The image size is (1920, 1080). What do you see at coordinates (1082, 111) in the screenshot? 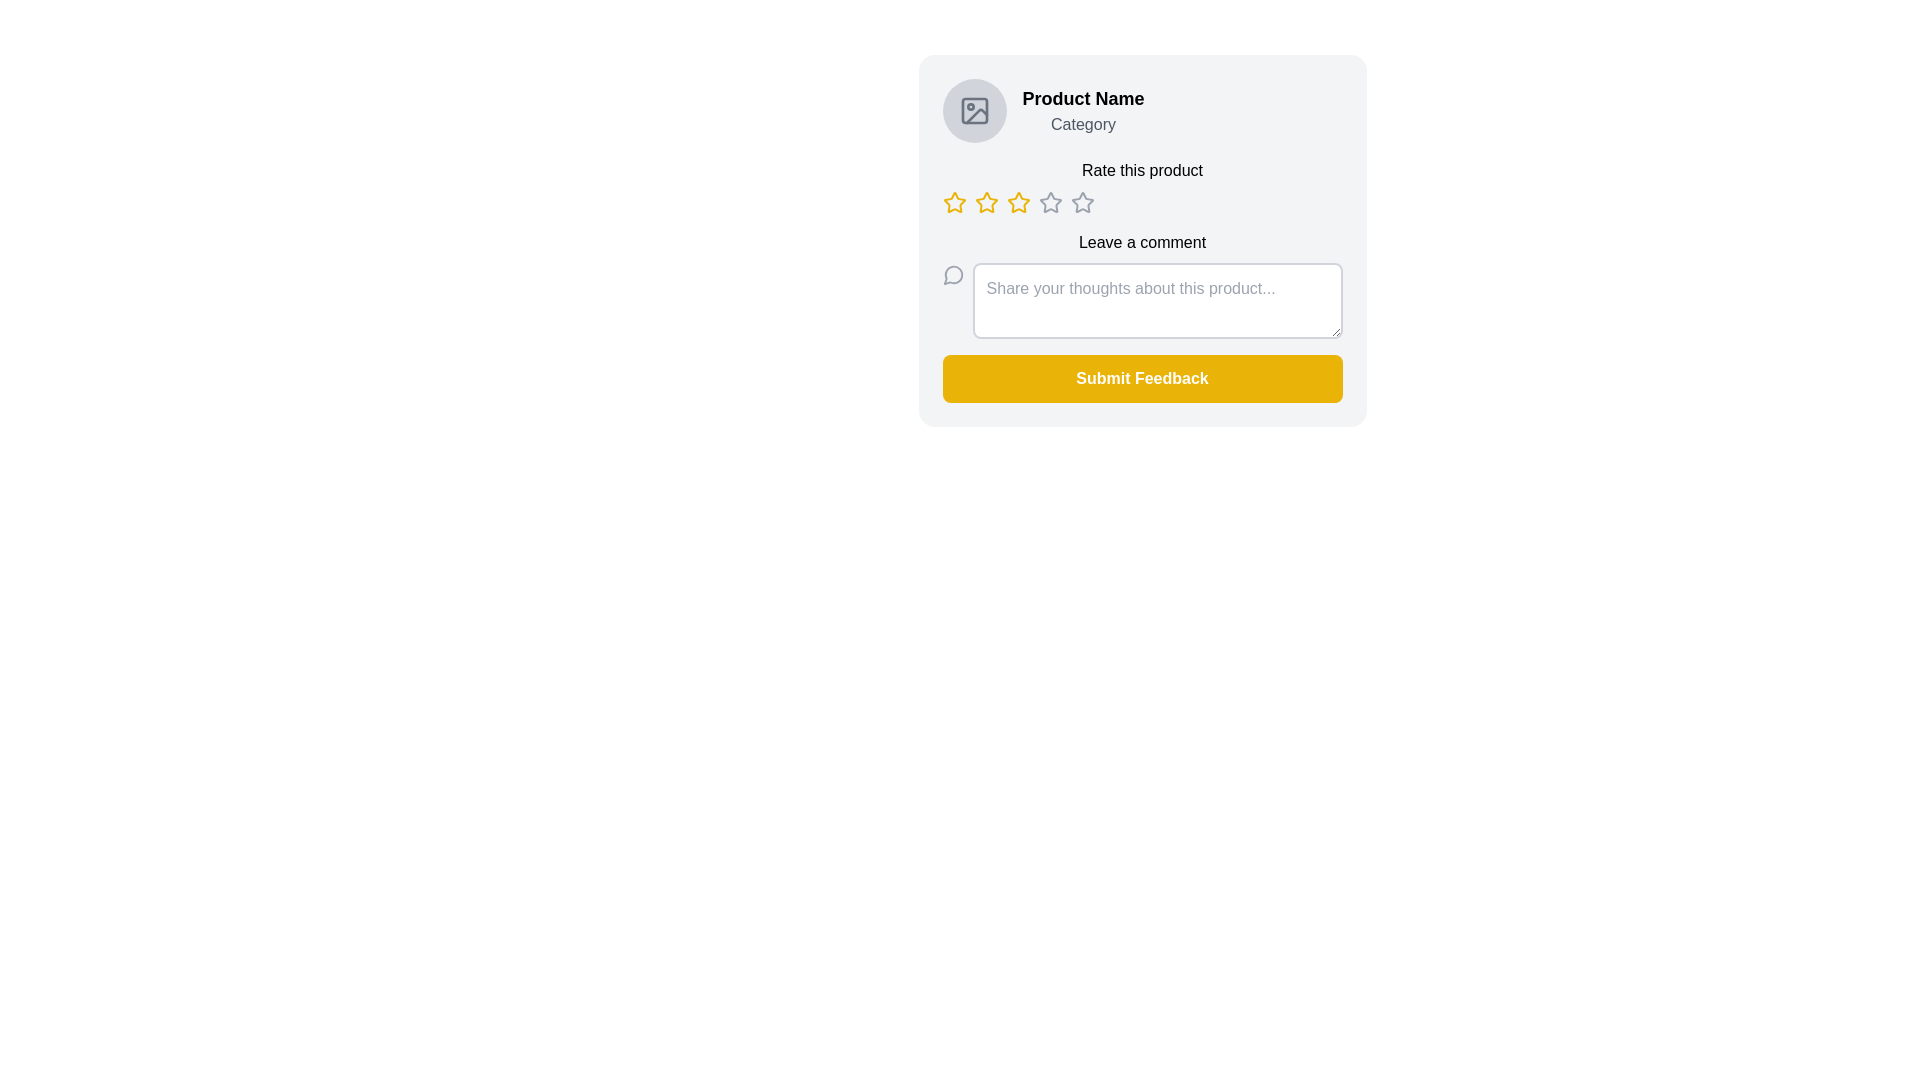
I see `the Text Label that serves as a descriptive title for the product, positioned to the right of a circular icon placeholder at the top of the UI panel` at bounding box center [1082, 111].